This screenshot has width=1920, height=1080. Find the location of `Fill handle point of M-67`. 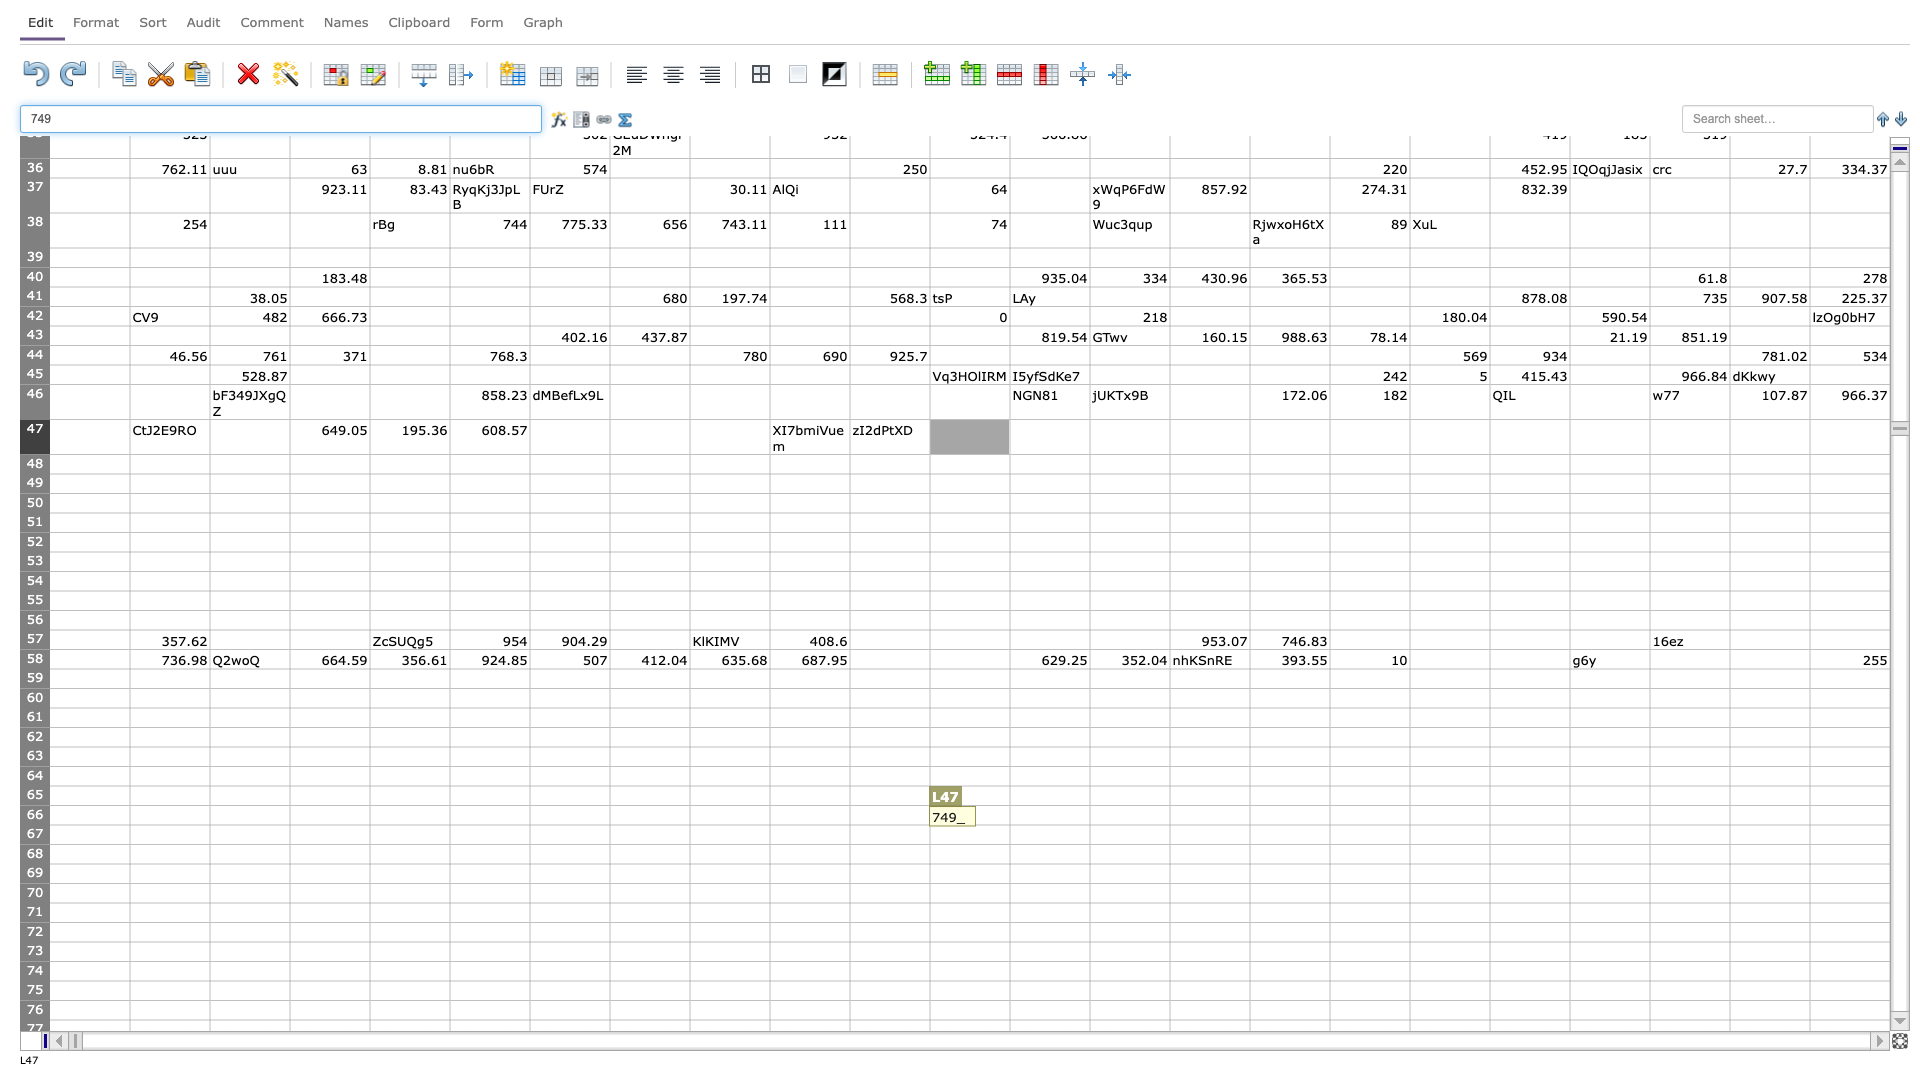

Fill handle point of M-67 is located at coordinates (1088, 844).